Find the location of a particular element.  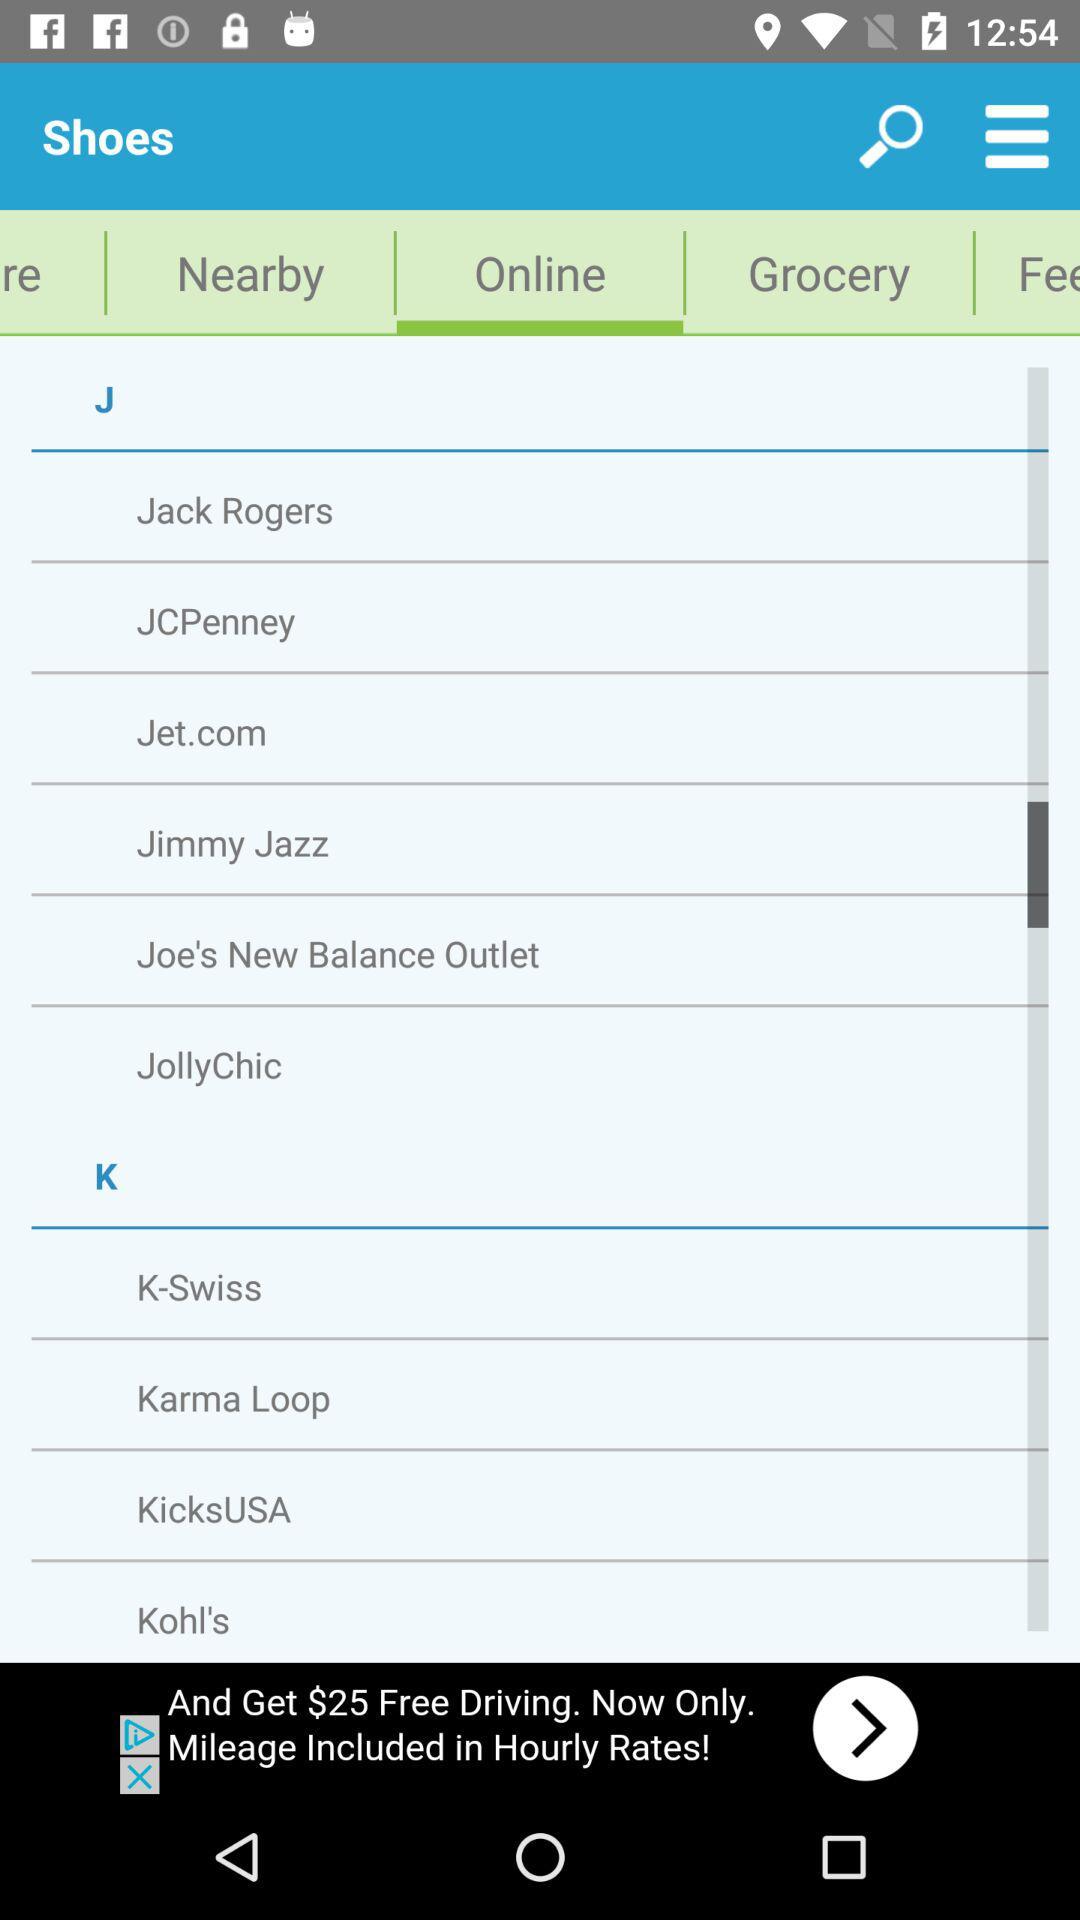

next the option is located at coordinates (540, 1727).